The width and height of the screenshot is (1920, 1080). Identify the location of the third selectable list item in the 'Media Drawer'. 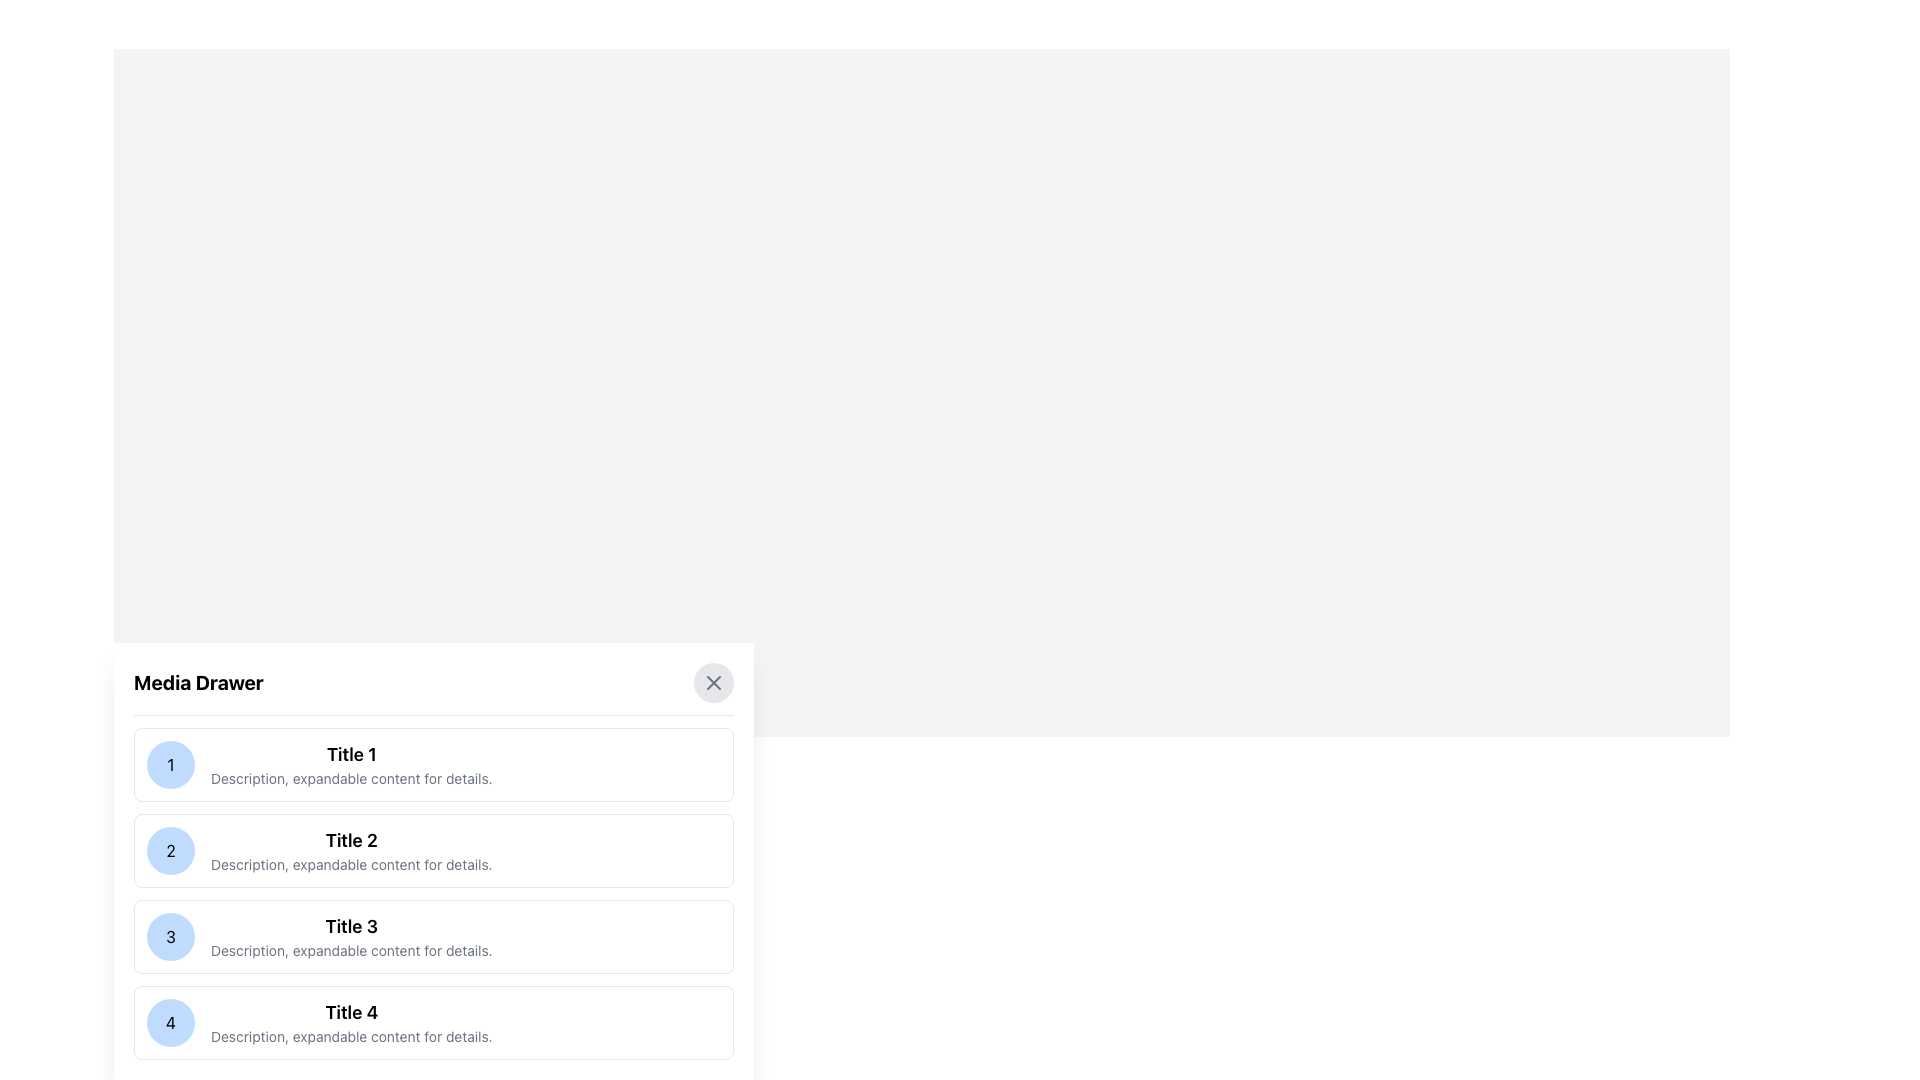
(432, 937).